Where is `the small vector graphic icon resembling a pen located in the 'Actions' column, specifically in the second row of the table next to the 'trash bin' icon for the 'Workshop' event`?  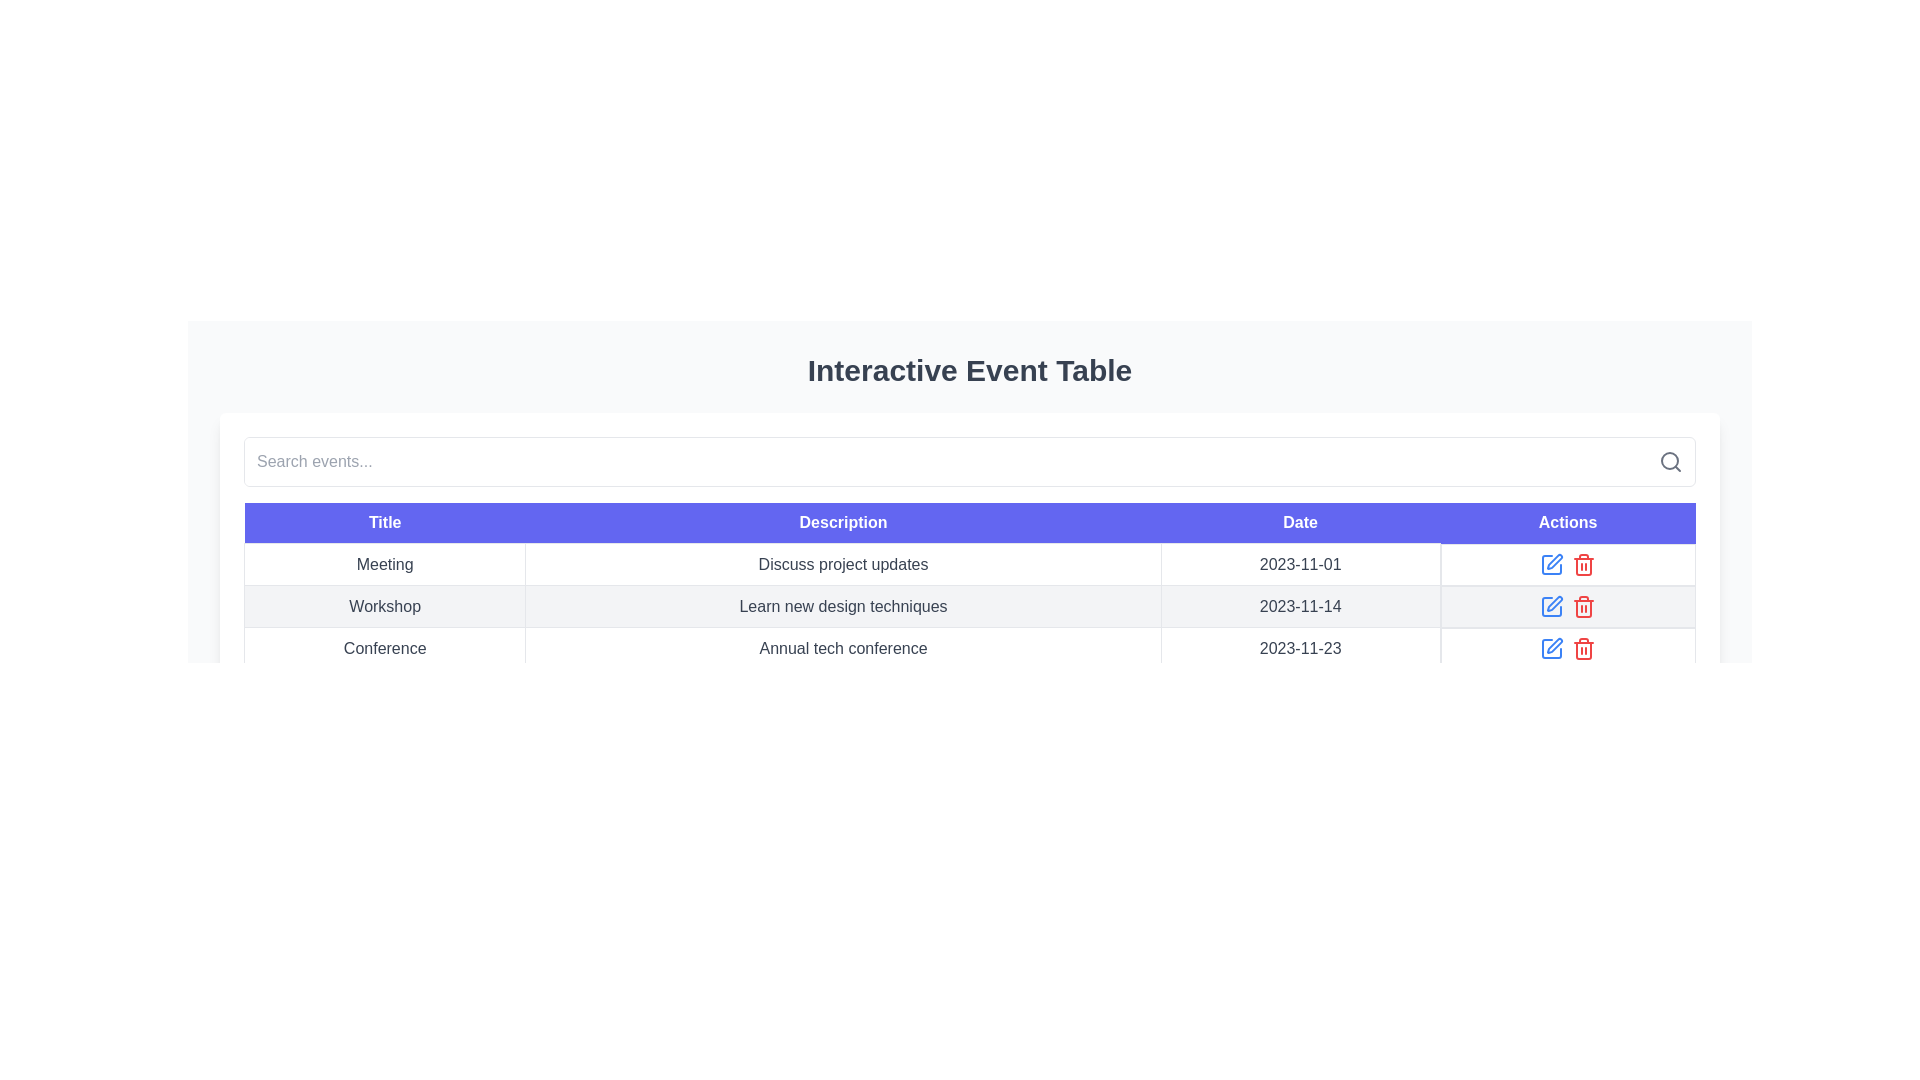 the small vector graphic icon resembling a pen located in the 'Actions' column, specifically in the second row of the table next to the 'trash bin' icon for the 'Workshop' event is located at coordinates (1554, 602).